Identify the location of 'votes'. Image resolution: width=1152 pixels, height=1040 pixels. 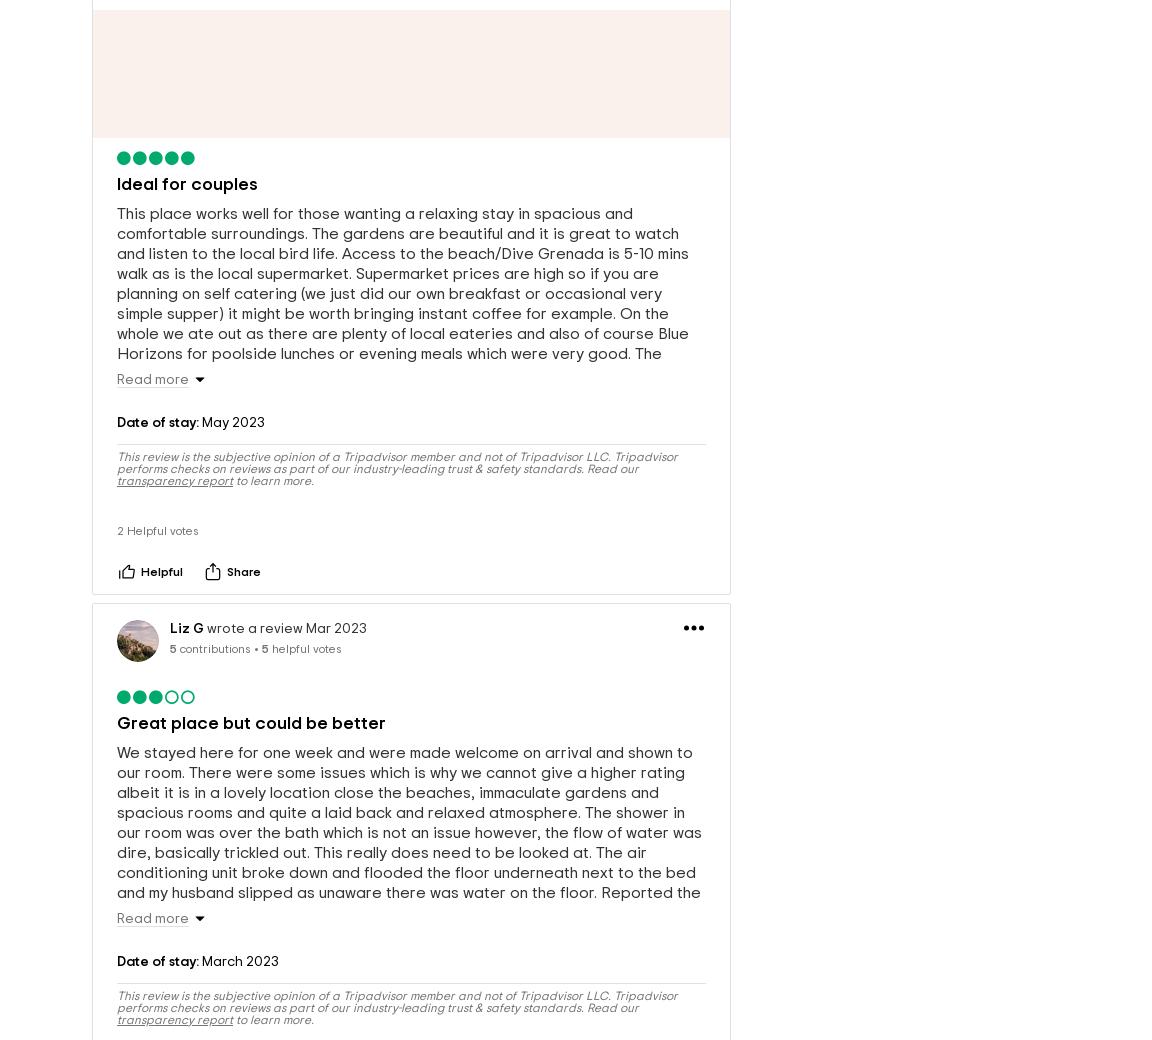
(170, 535).